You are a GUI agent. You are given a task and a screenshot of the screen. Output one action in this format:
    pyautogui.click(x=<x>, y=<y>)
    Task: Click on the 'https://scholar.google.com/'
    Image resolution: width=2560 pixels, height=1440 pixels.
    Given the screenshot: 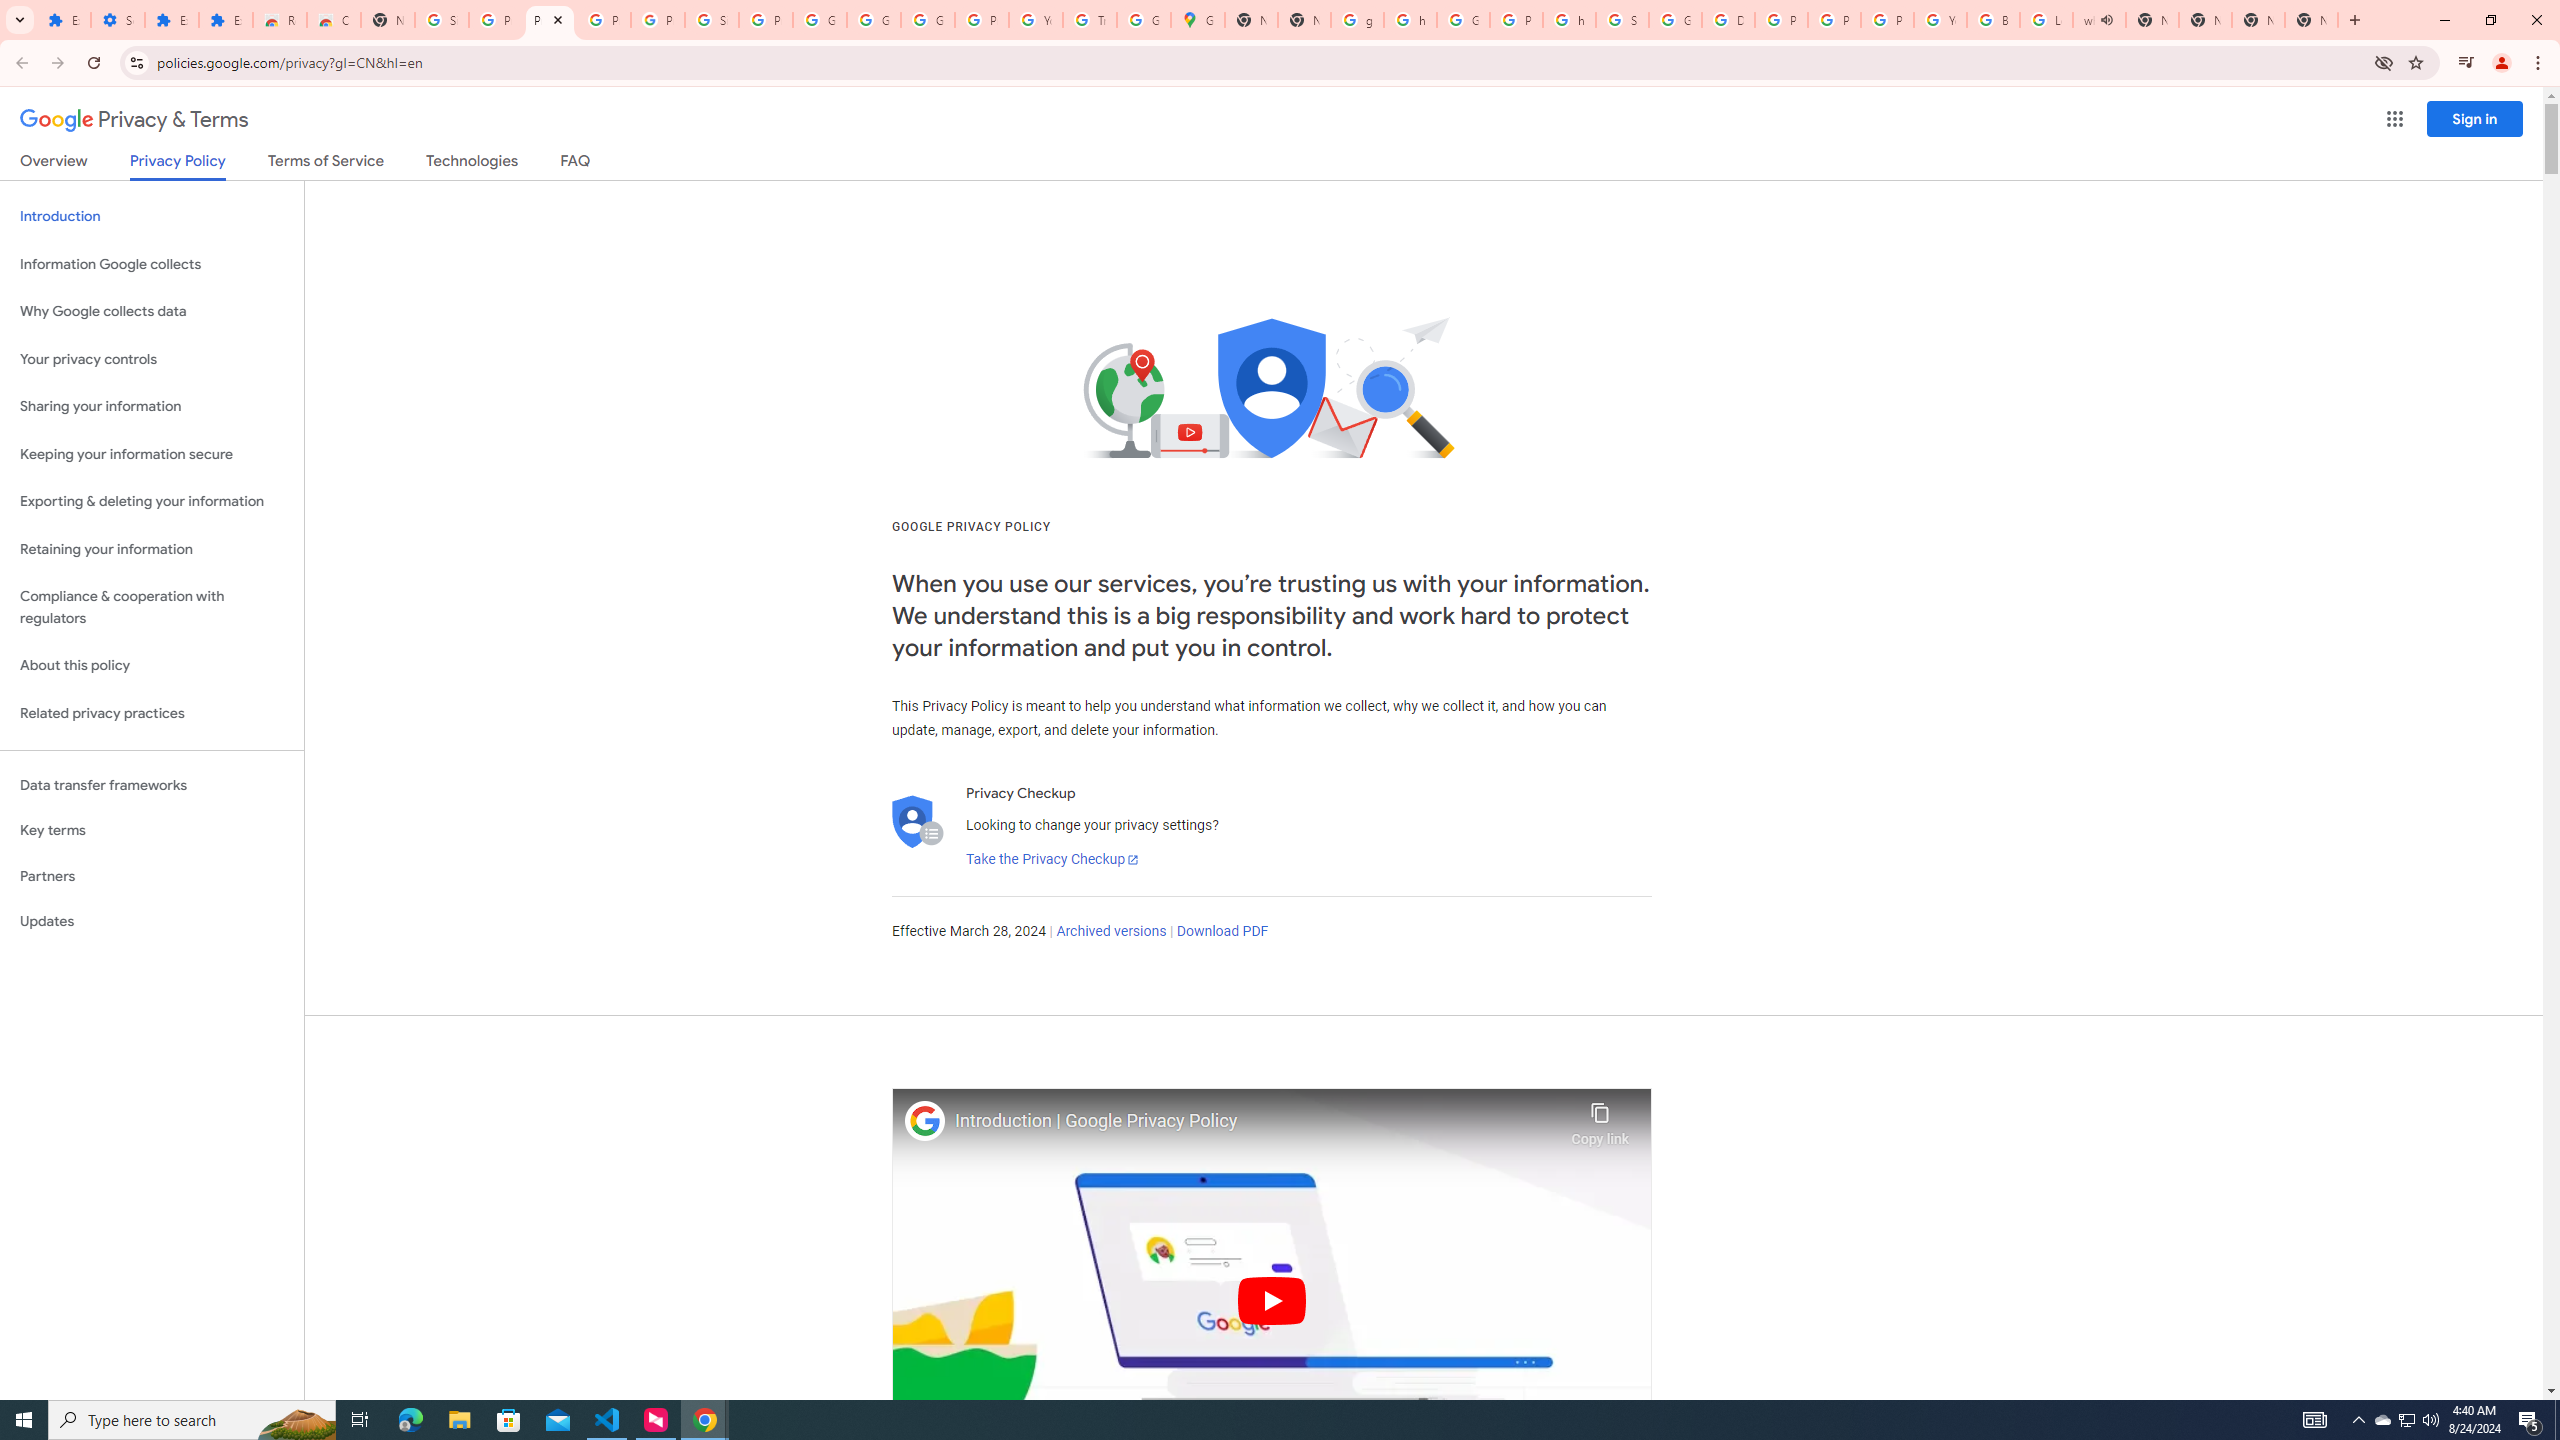 What is the action you would take?
    pyautogui.click(x=1410, y=19)
    